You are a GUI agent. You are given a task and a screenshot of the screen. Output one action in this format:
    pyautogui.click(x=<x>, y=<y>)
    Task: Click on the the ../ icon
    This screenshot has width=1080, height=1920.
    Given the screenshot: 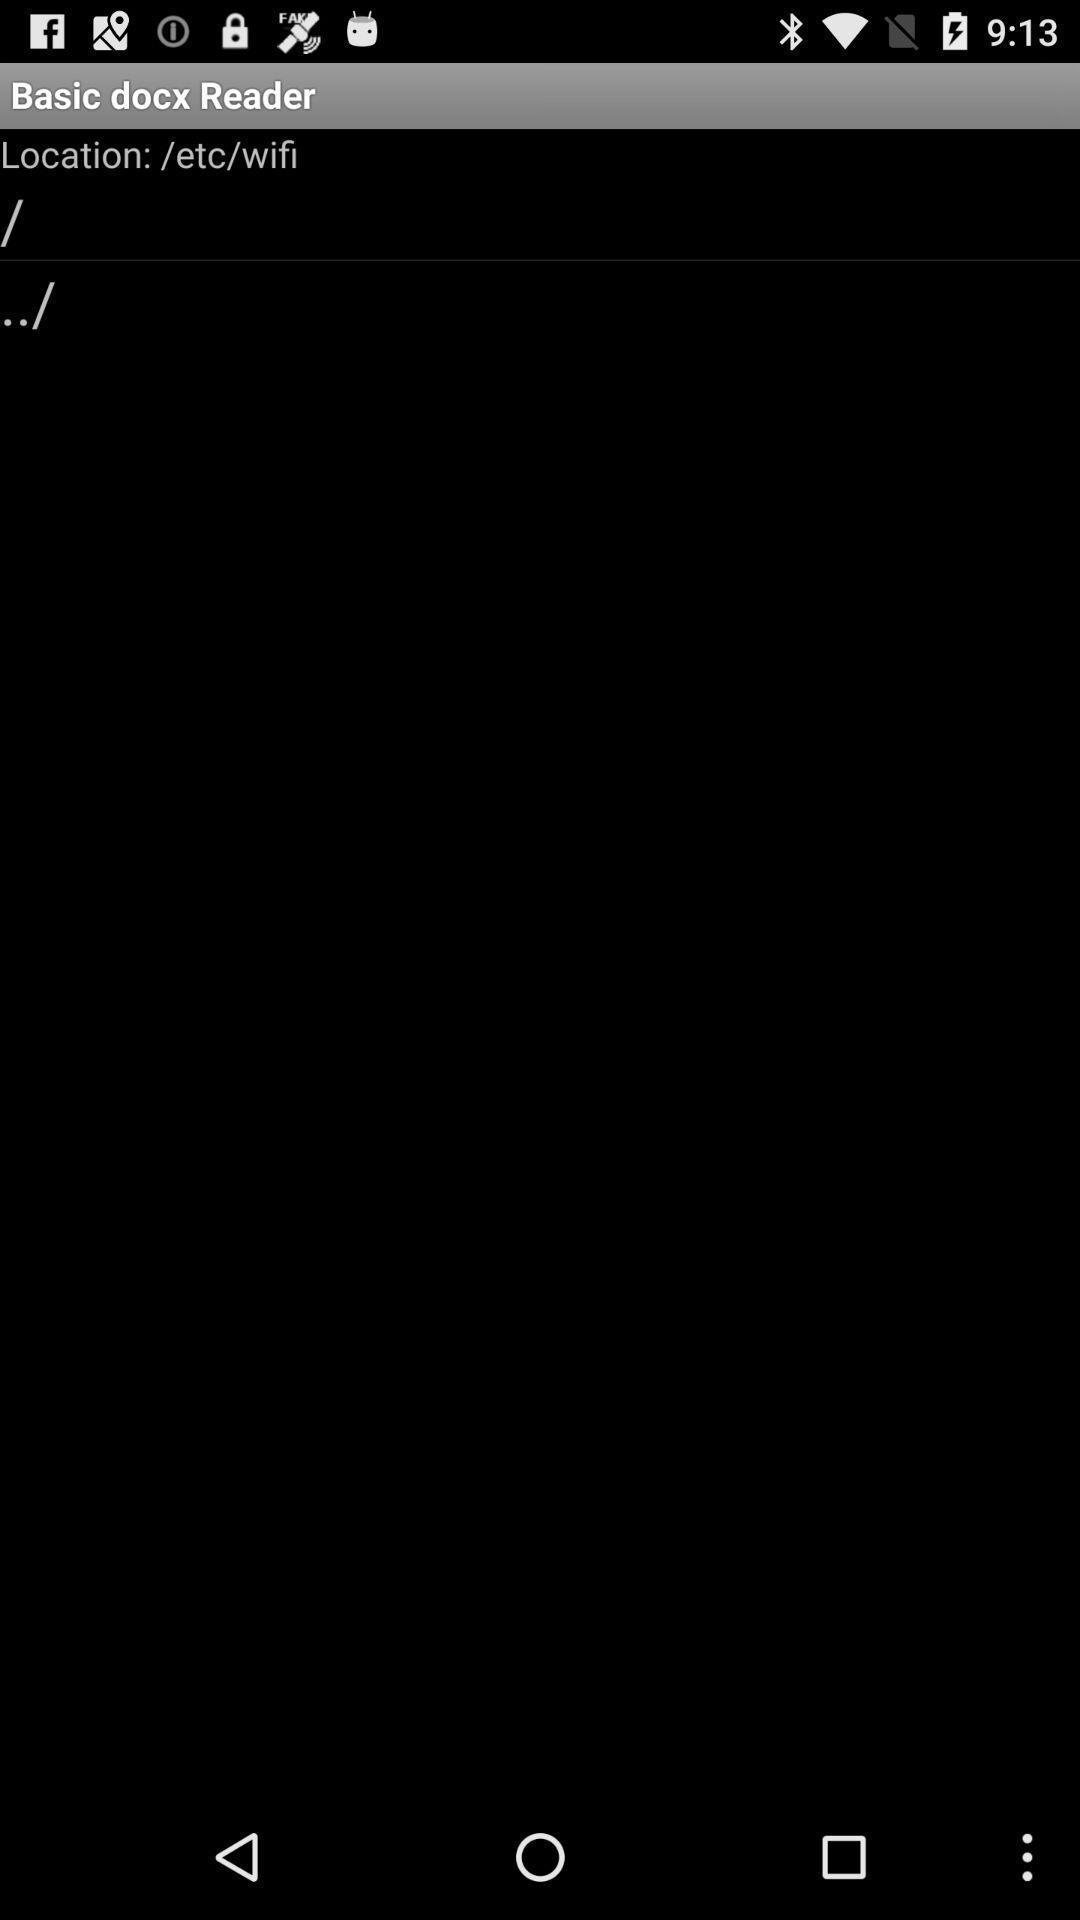 What is the action you would take?
    pyautogui.click(x=540, y=300)
    